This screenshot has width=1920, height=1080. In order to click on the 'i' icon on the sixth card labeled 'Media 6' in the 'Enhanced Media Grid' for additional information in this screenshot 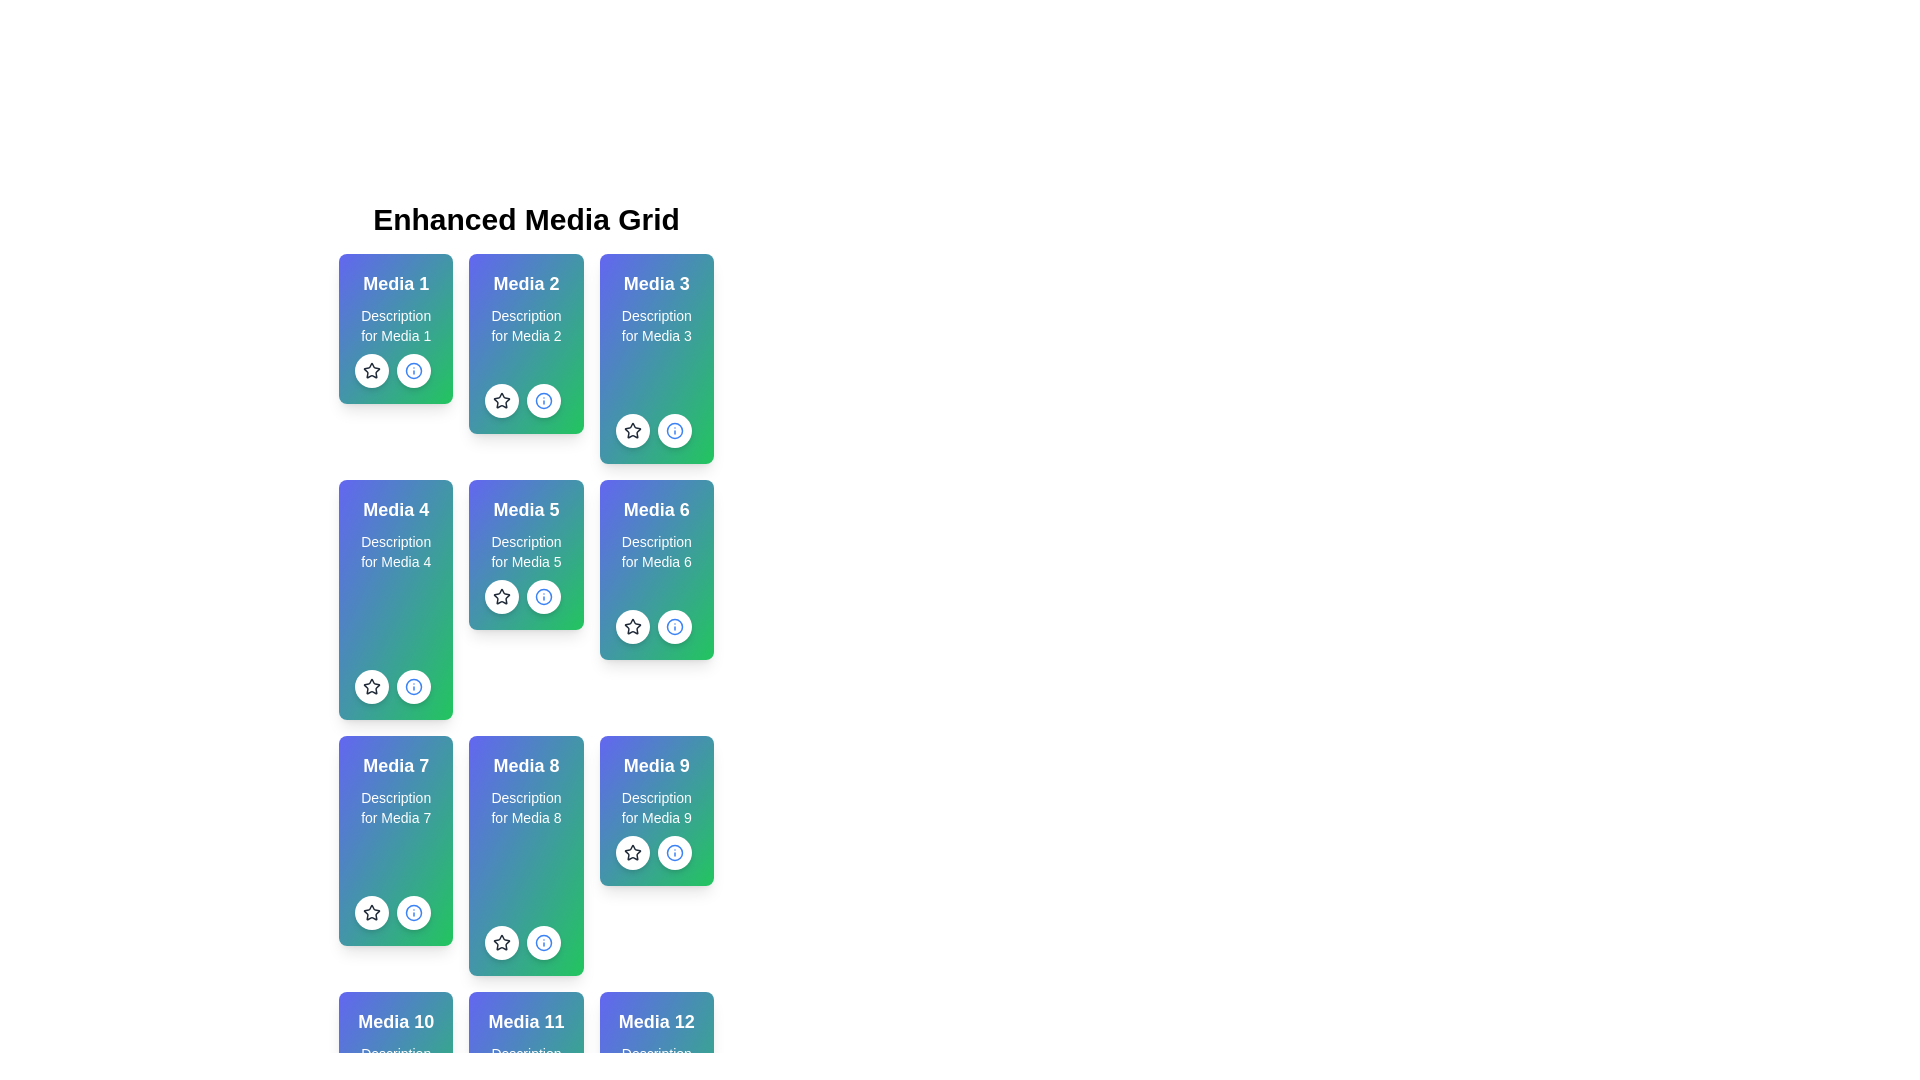, I will do `click(656, 570)`.